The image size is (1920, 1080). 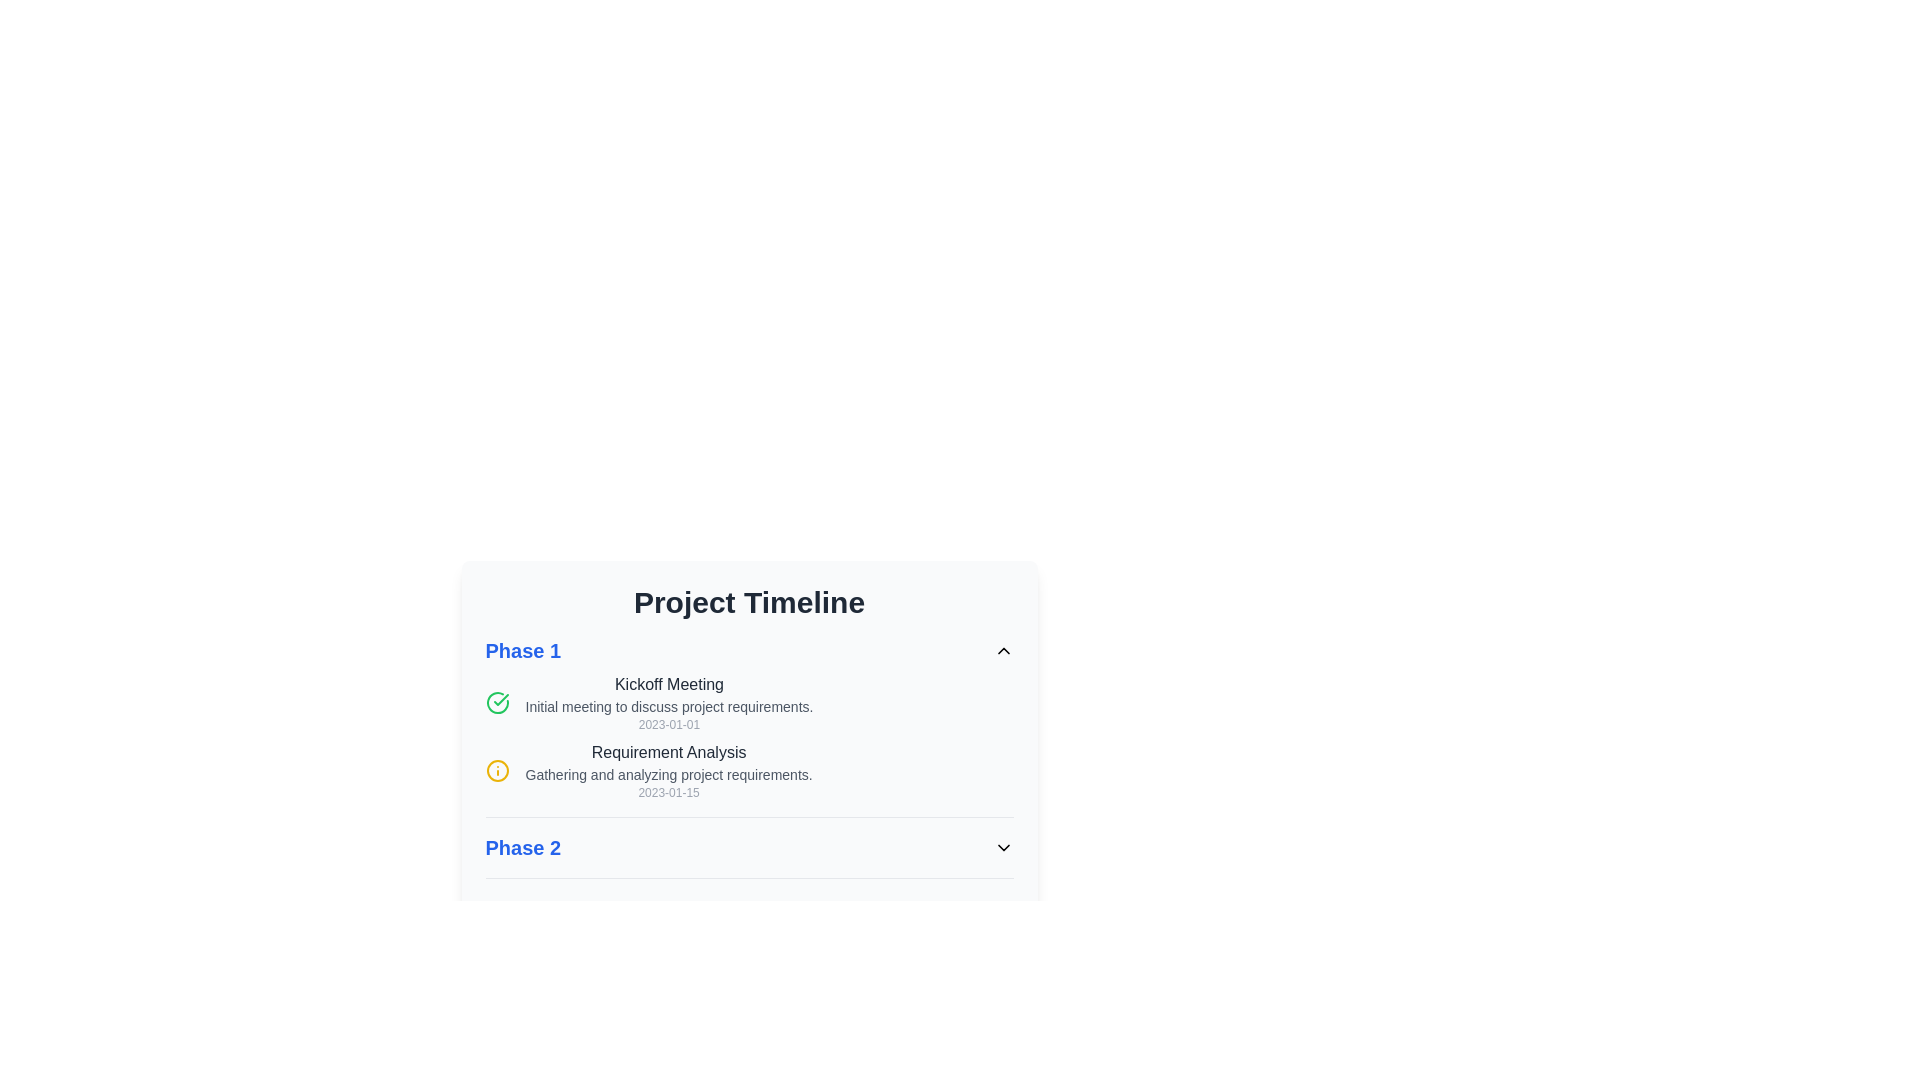 I want to click on the icon-based toggle button located at the far right of the 'Phase 1' section's header, so click(x=1003, y=651).